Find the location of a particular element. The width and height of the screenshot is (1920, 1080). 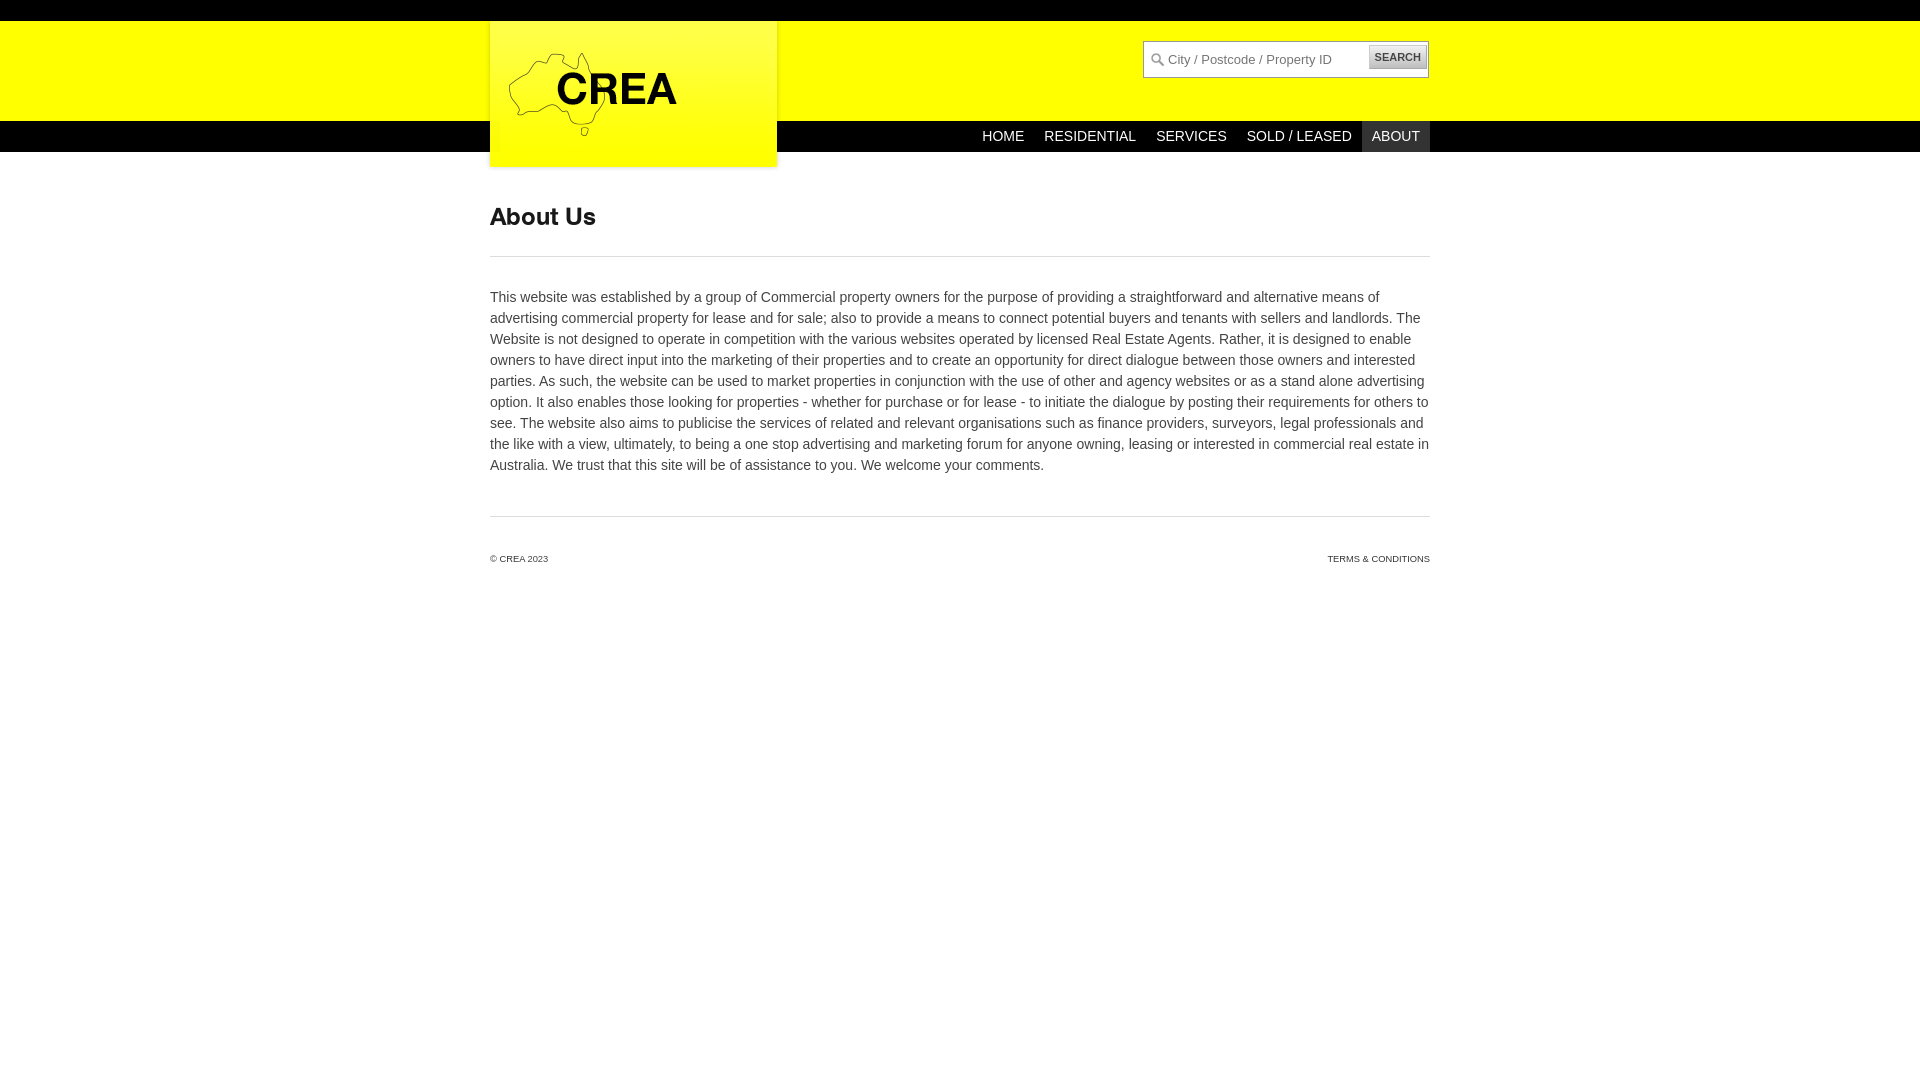

'Commercial Real Estate Australia' is located at coordinates (480, 91).